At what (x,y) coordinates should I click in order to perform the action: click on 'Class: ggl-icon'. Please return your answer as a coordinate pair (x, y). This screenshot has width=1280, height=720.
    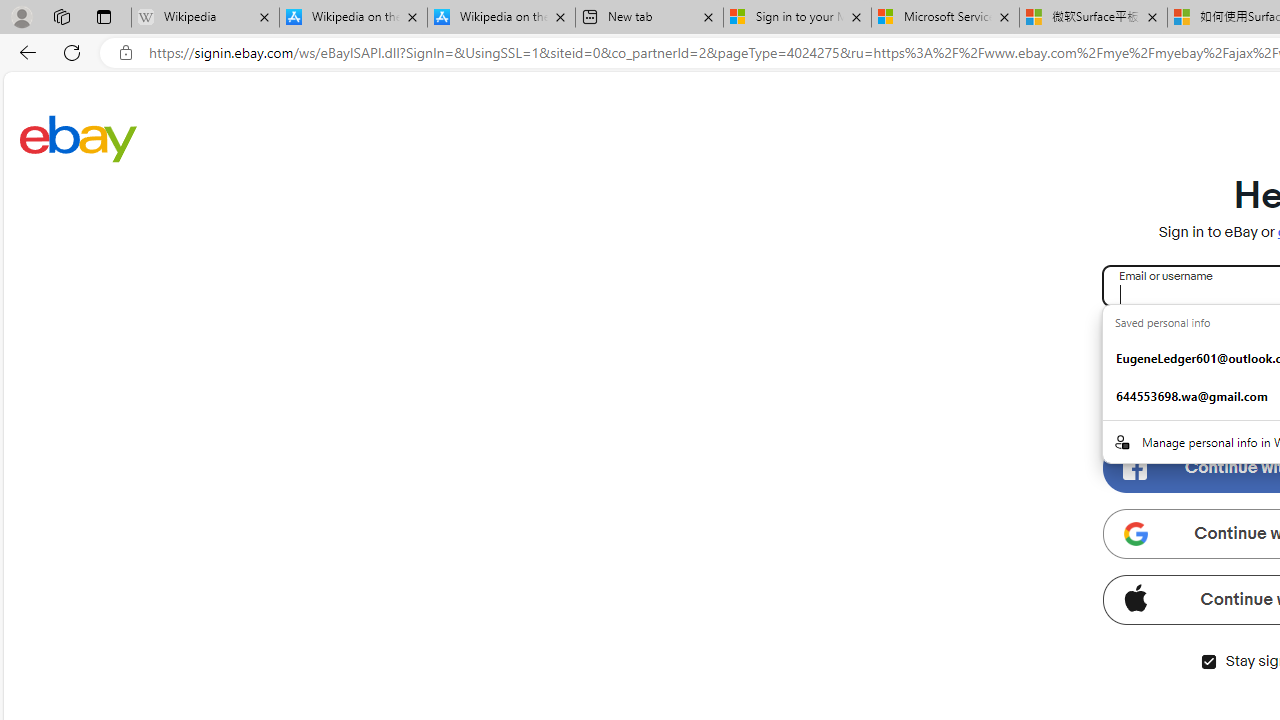
    Looking at the image, I should click on (1135, 532).